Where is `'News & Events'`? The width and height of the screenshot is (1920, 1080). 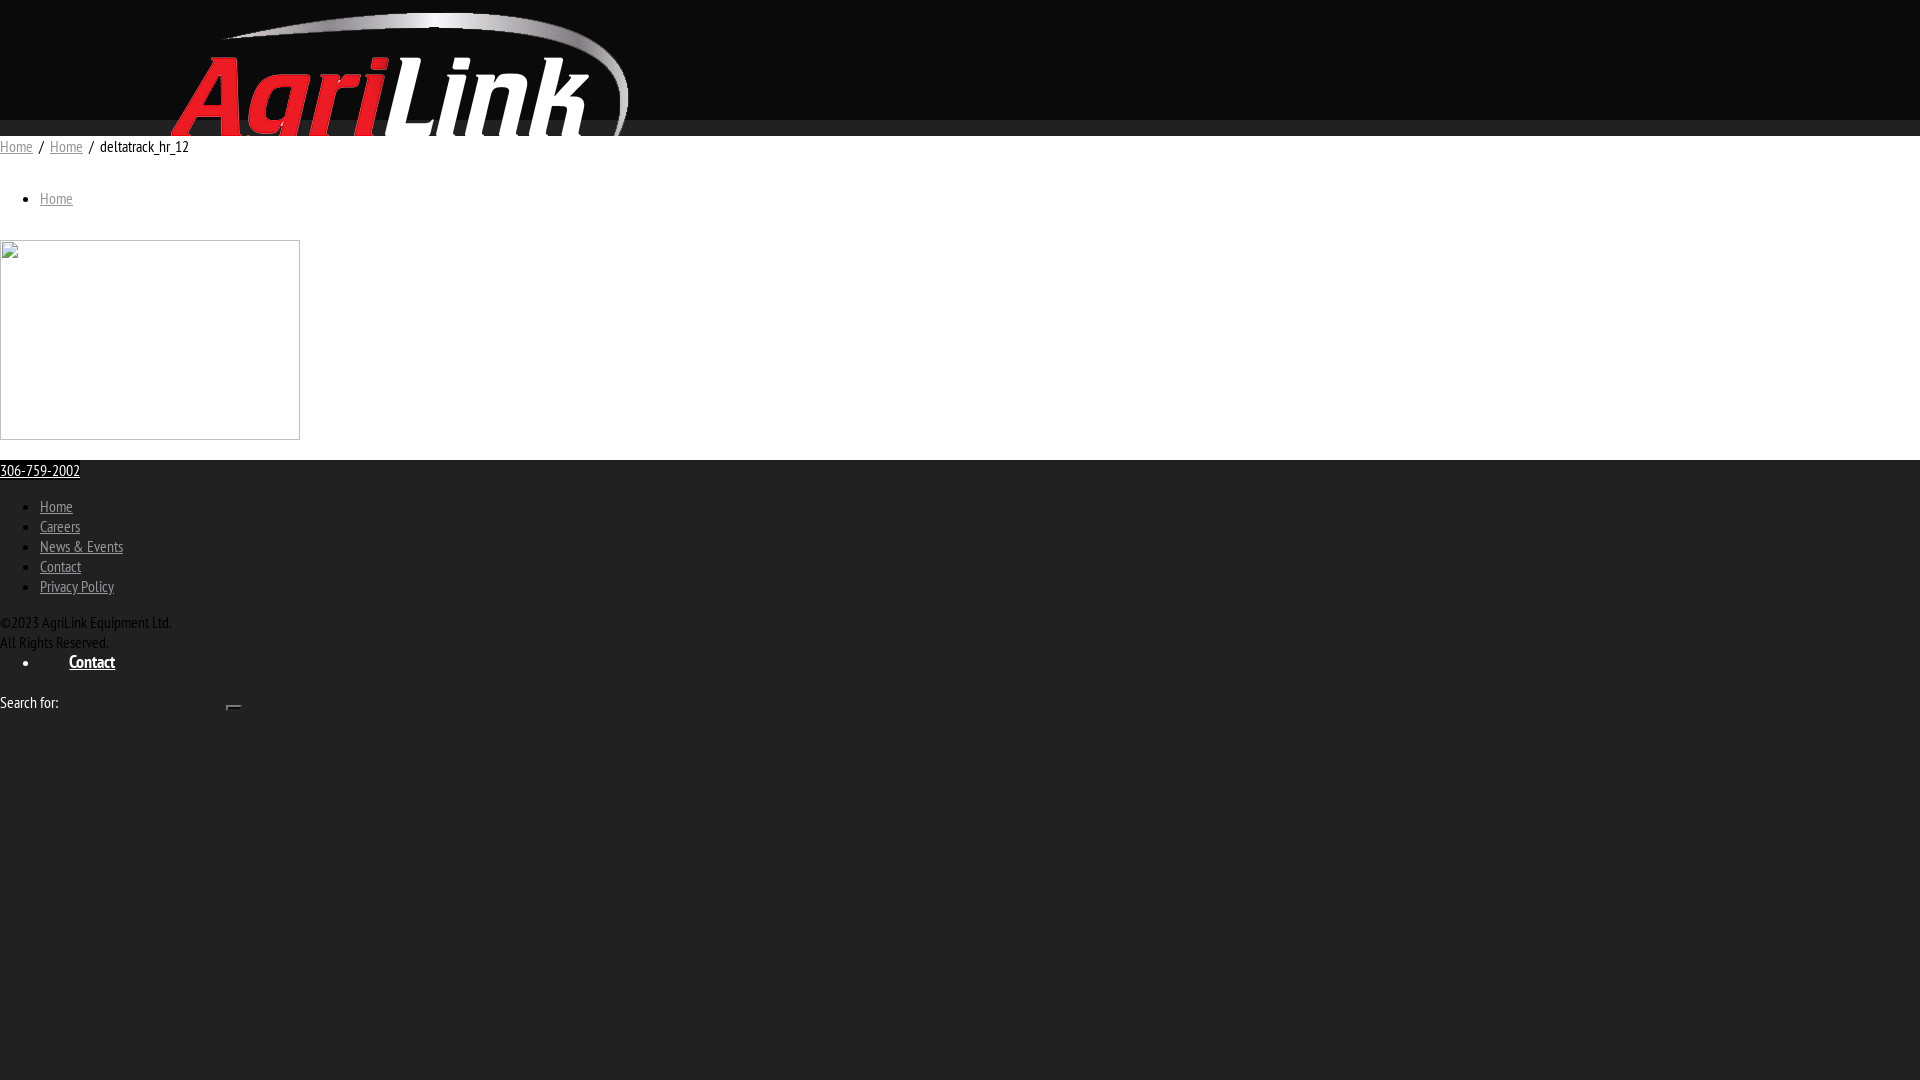
'News & Events' is located at coordinates (80, 546).